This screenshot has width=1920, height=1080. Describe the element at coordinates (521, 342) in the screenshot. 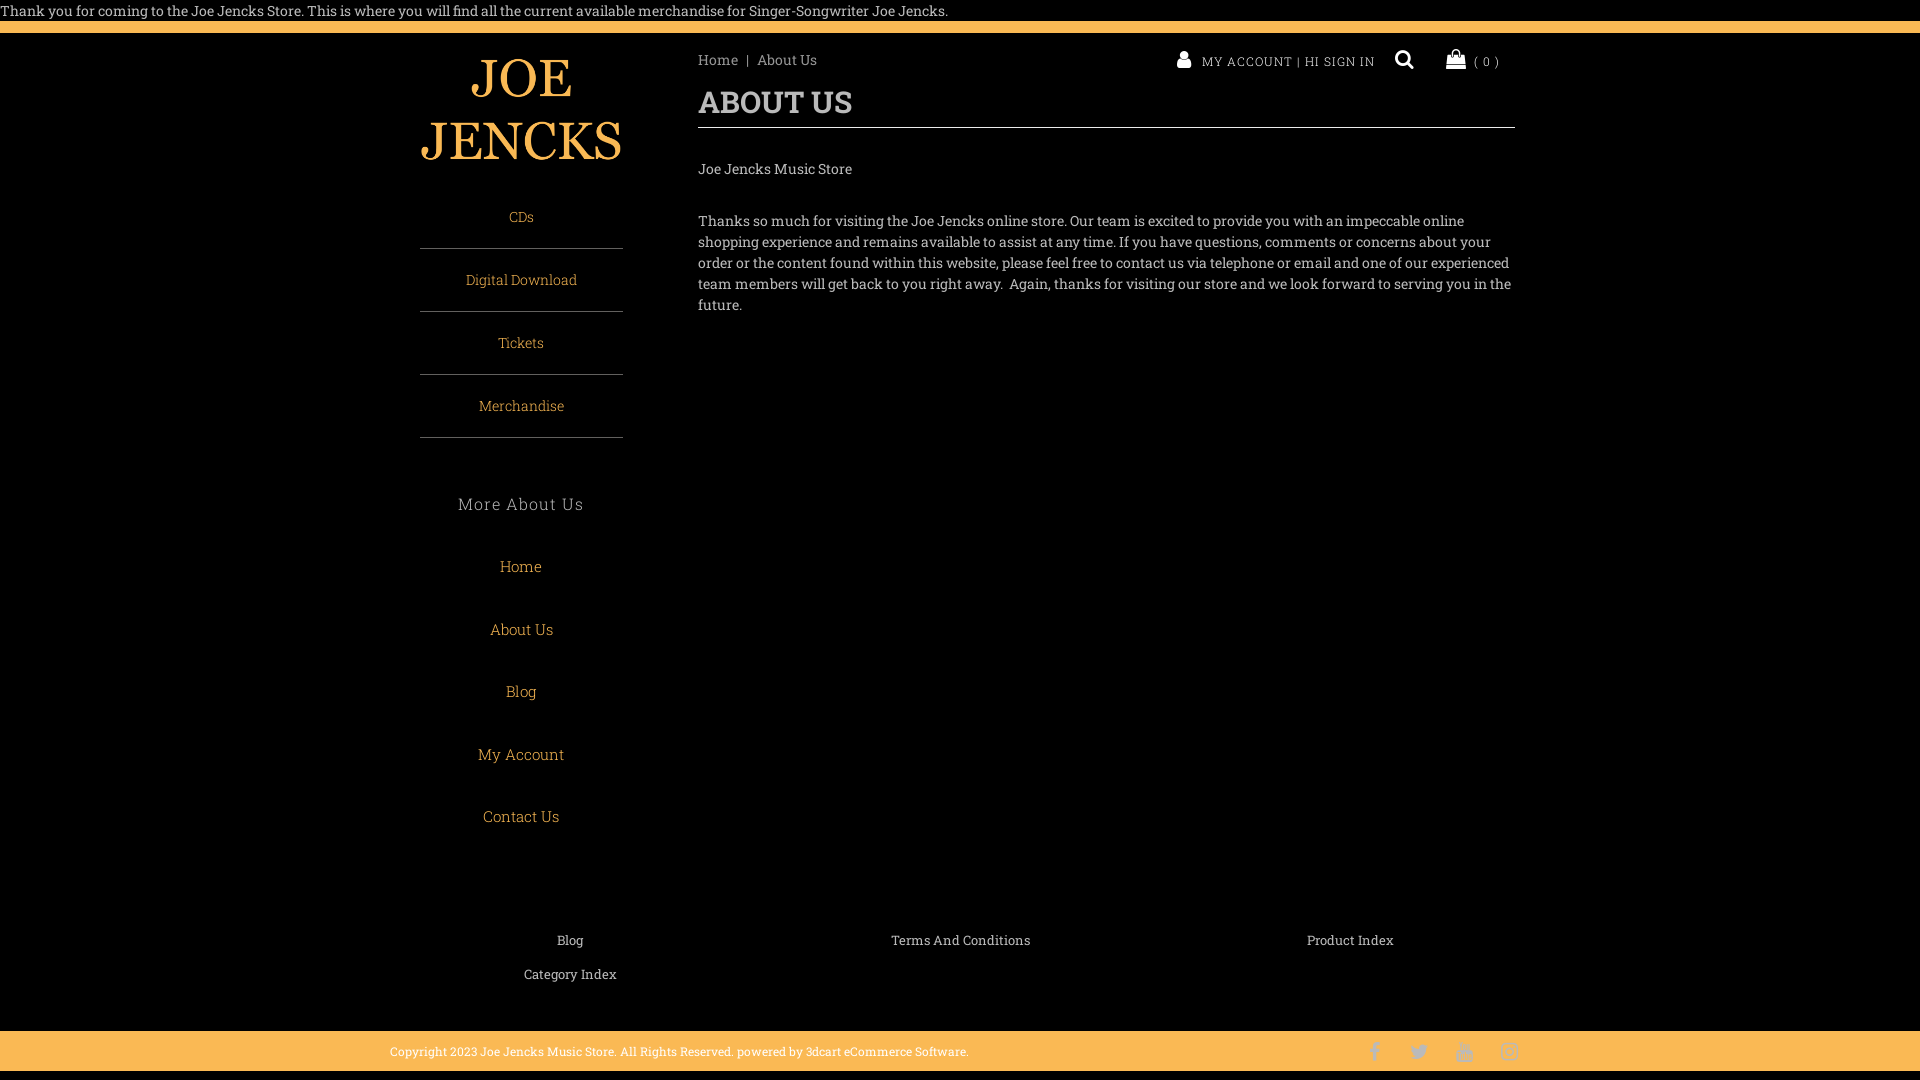

I see `'Tickets'` at that location.